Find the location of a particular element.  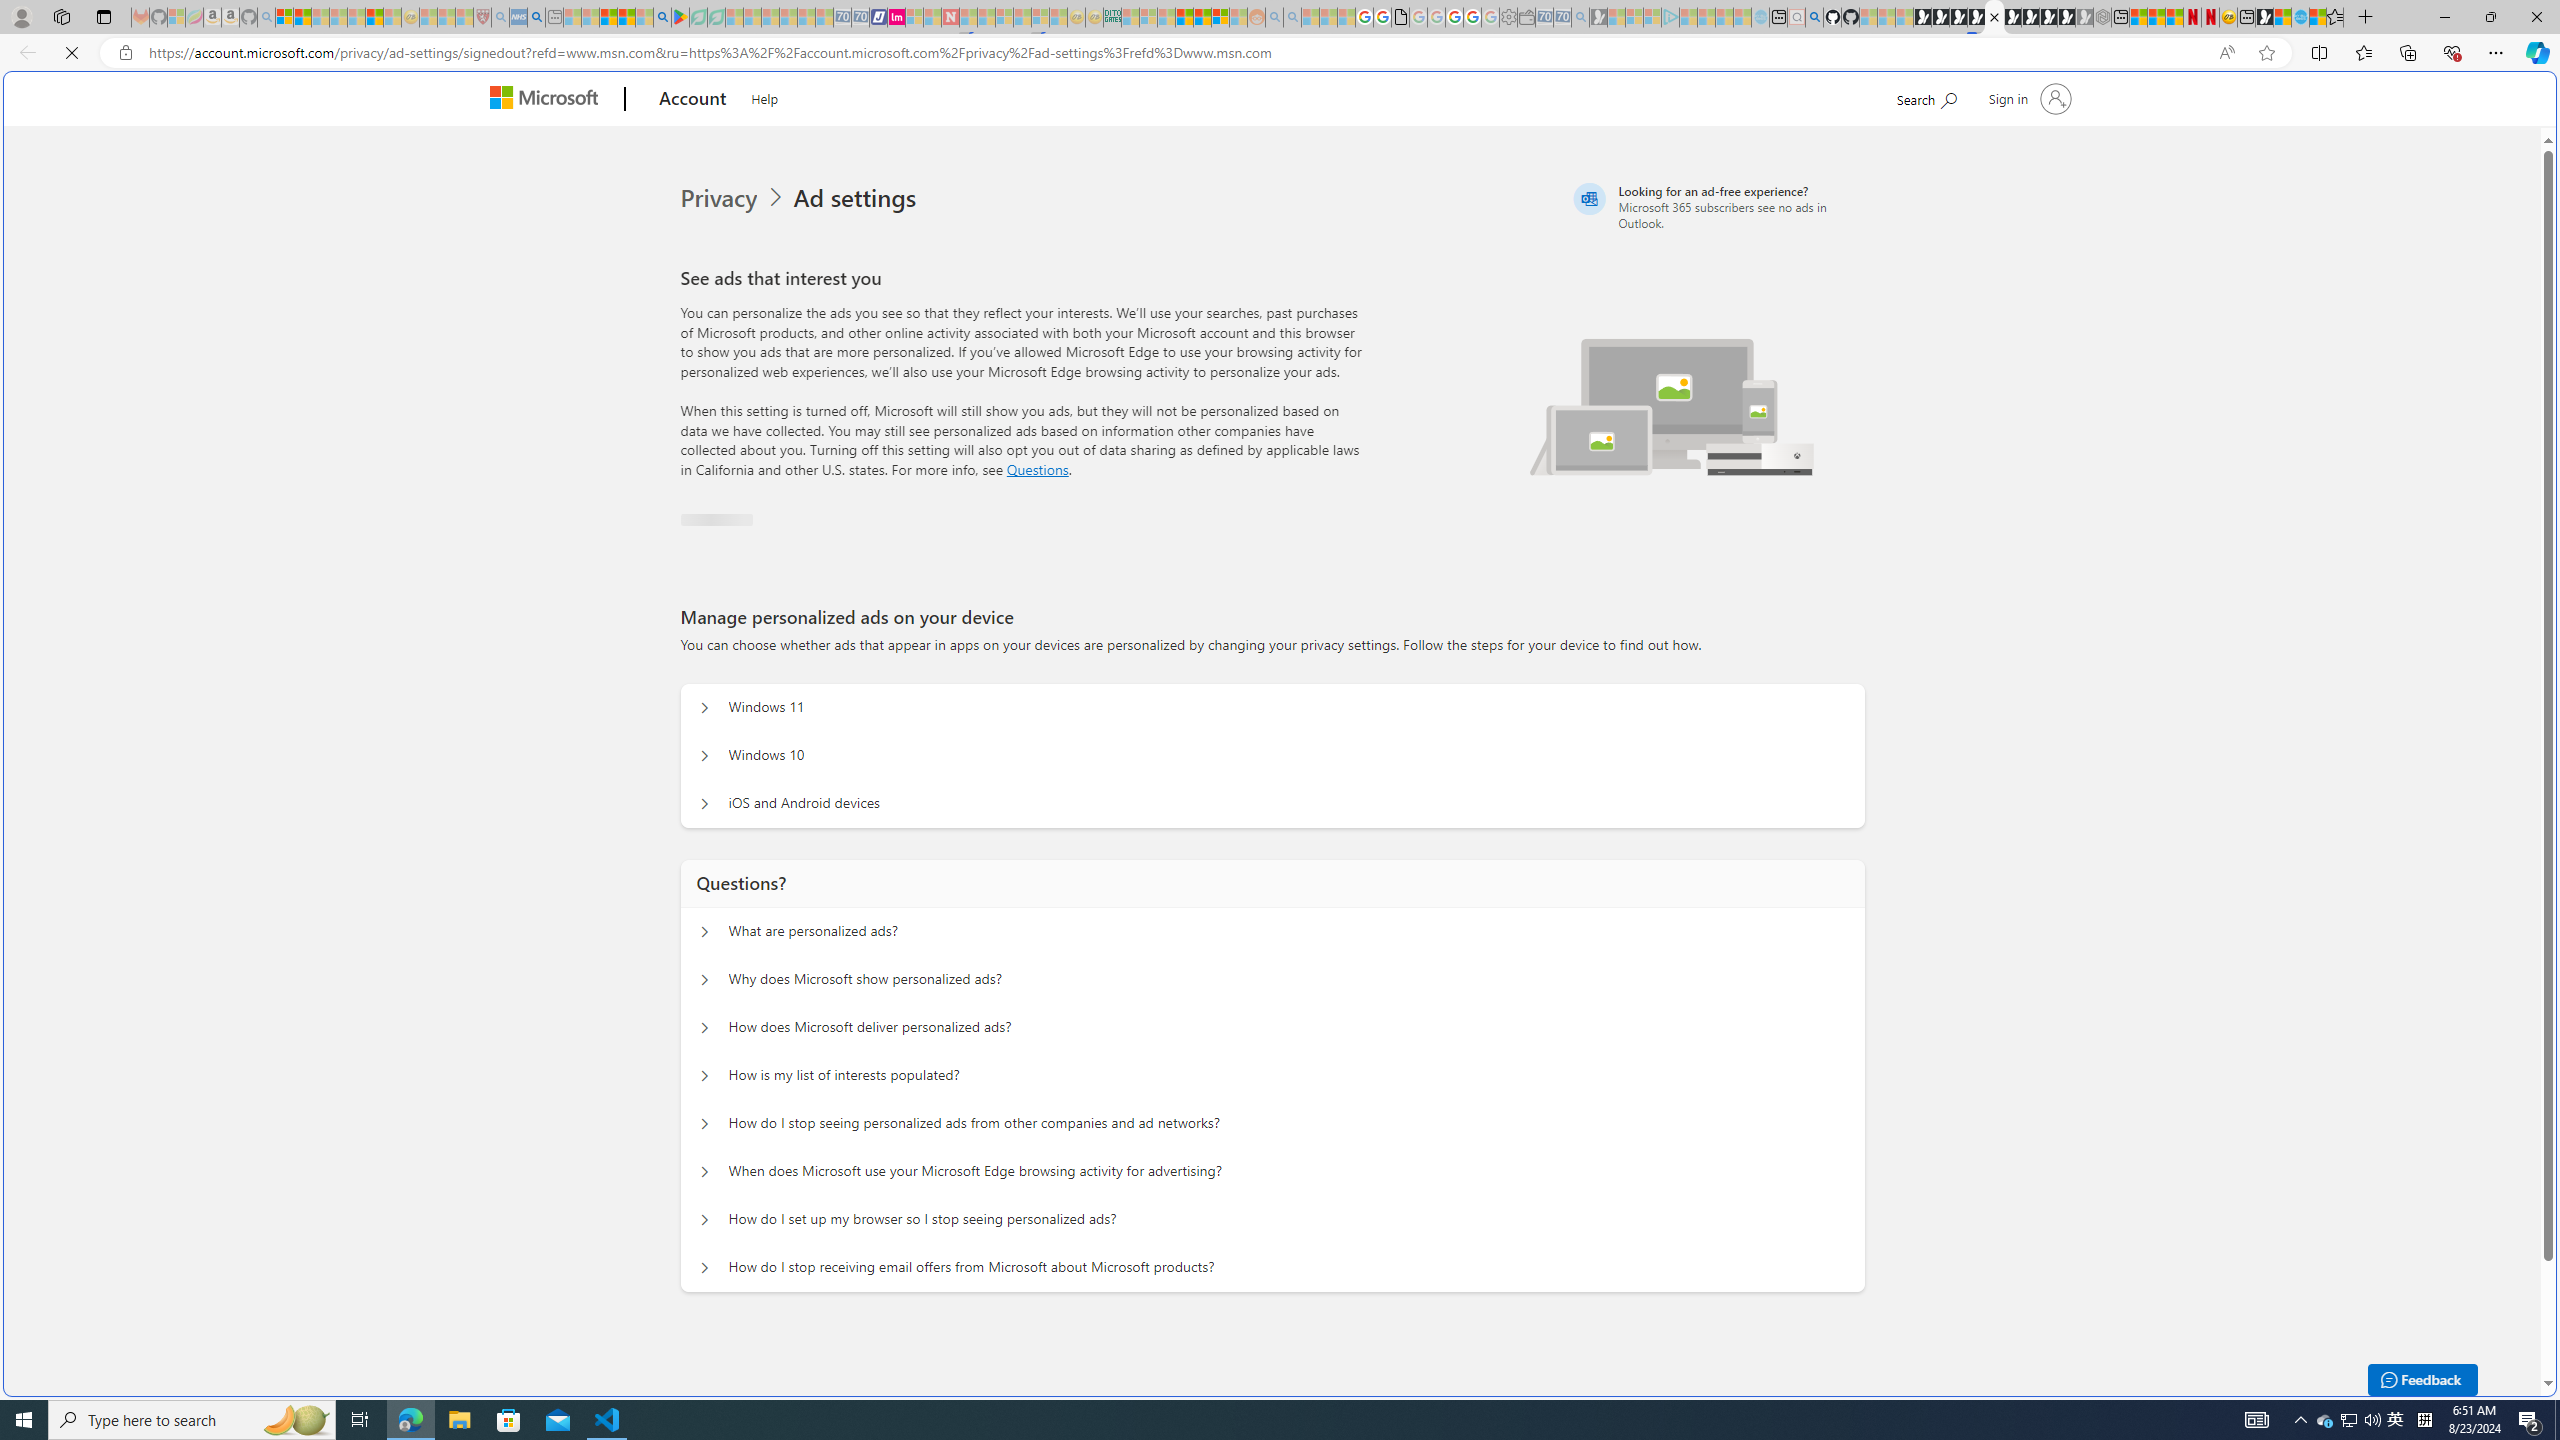

'Sign in to your account' is located at coordinates (2026, 97).